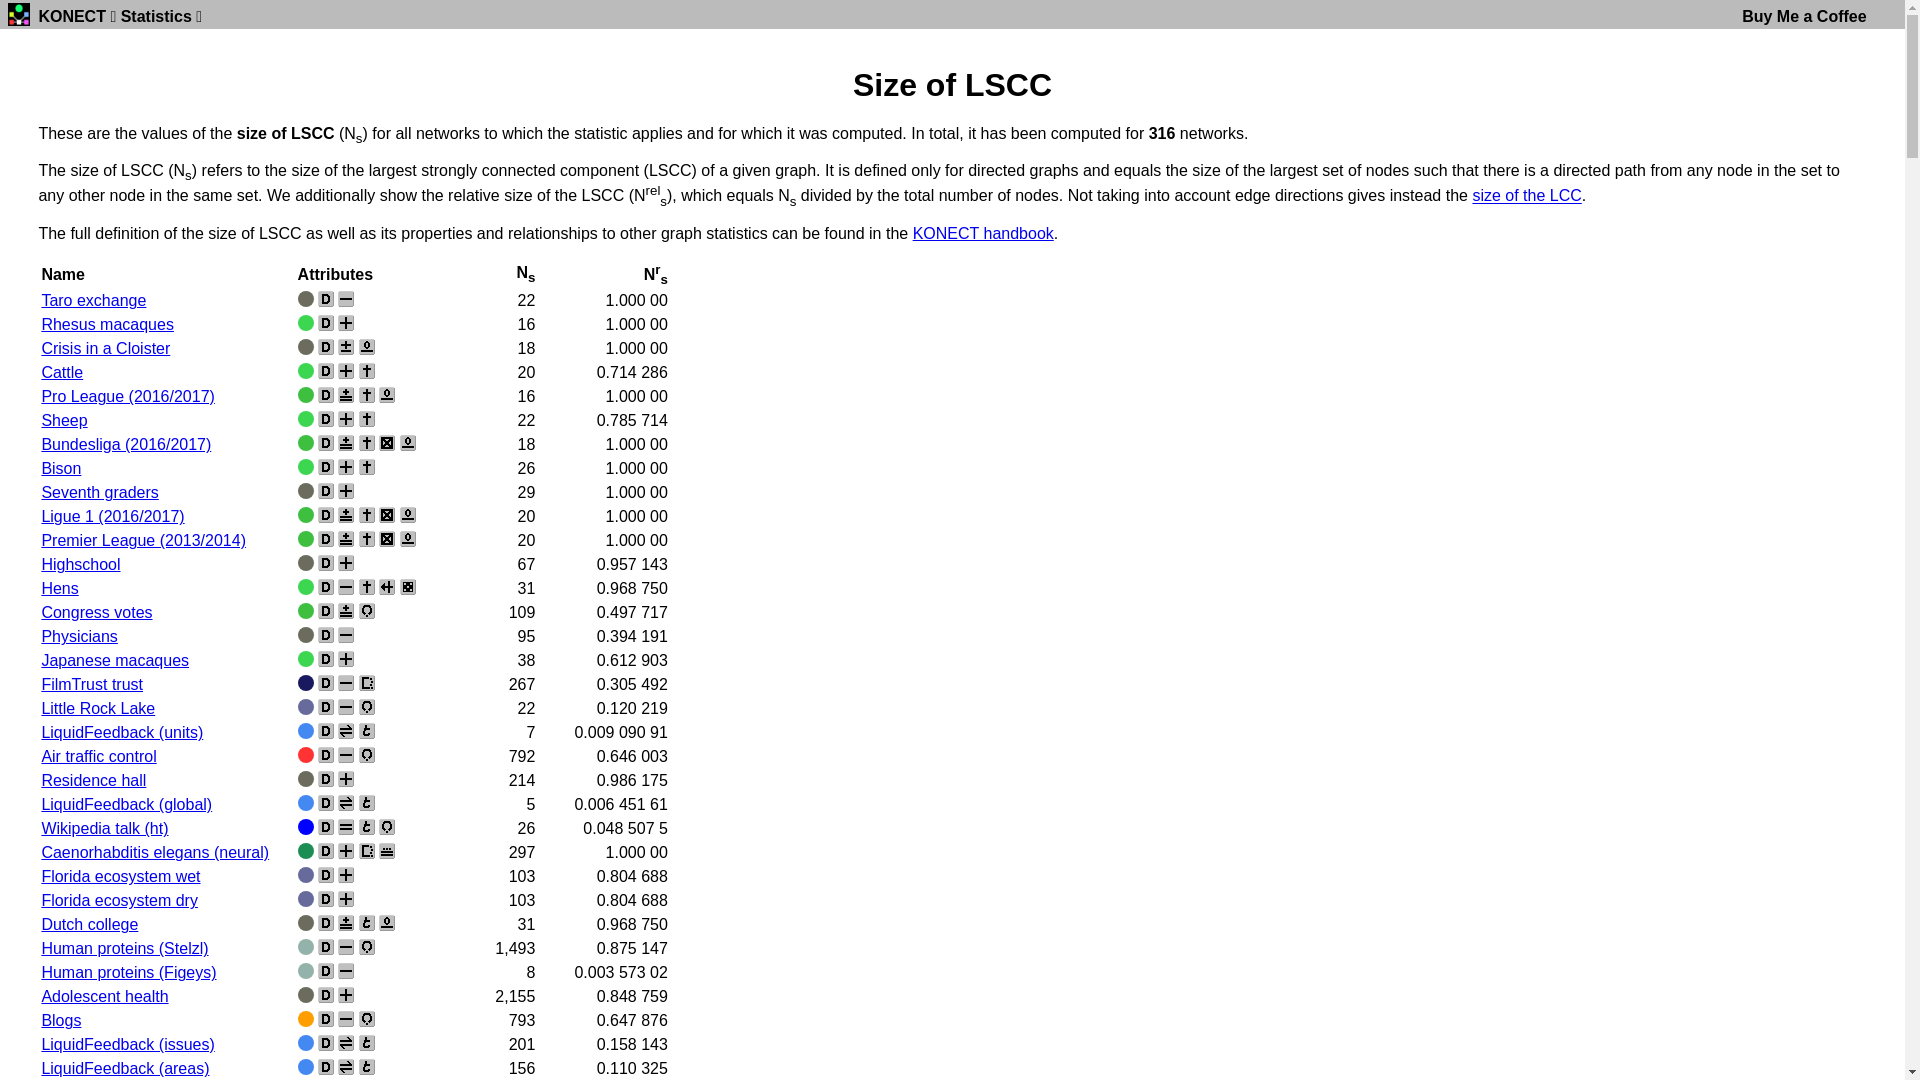 The image size is (1920, 1080). Describe the element at coordinates (41, 564) in the screenshot. I see `'Highschool'` at that location.